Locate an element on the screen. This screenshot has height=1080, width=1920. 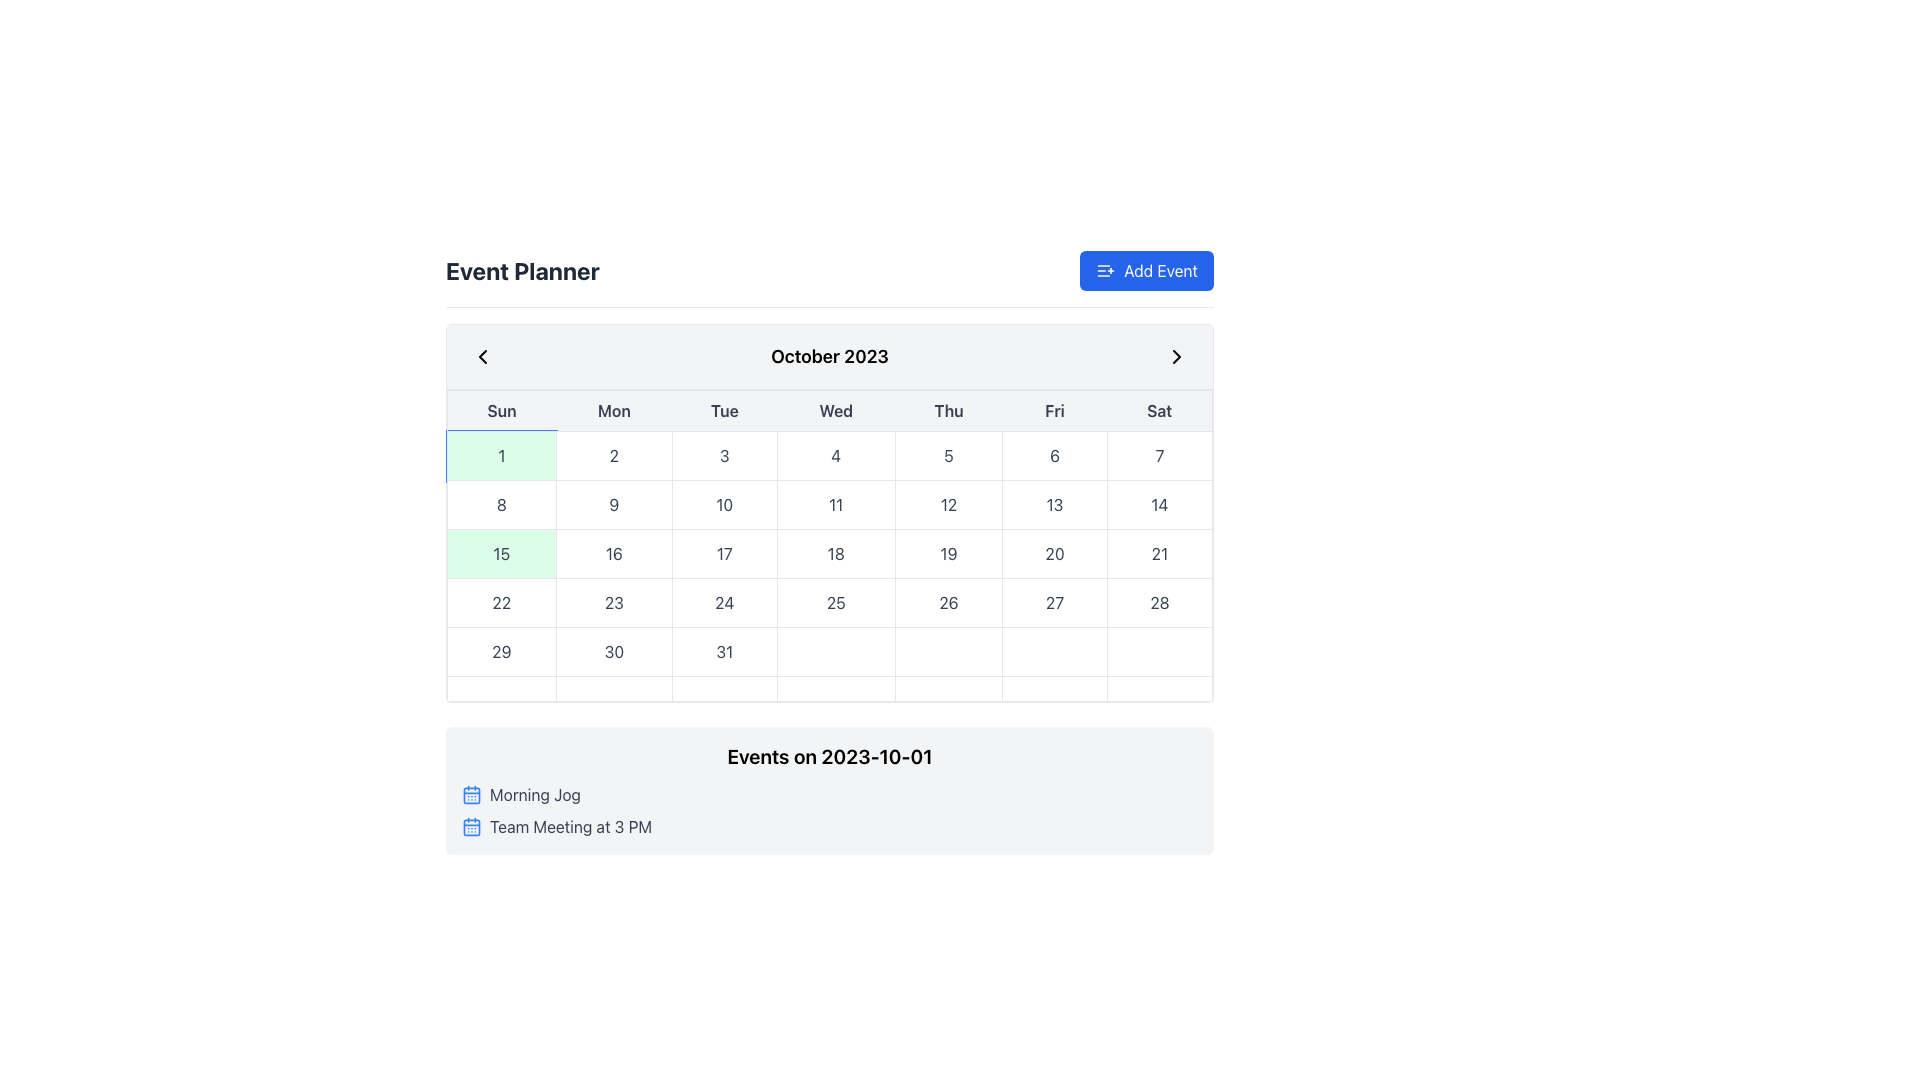
the last row of the calendar grid is located at coordinates (830, 651).